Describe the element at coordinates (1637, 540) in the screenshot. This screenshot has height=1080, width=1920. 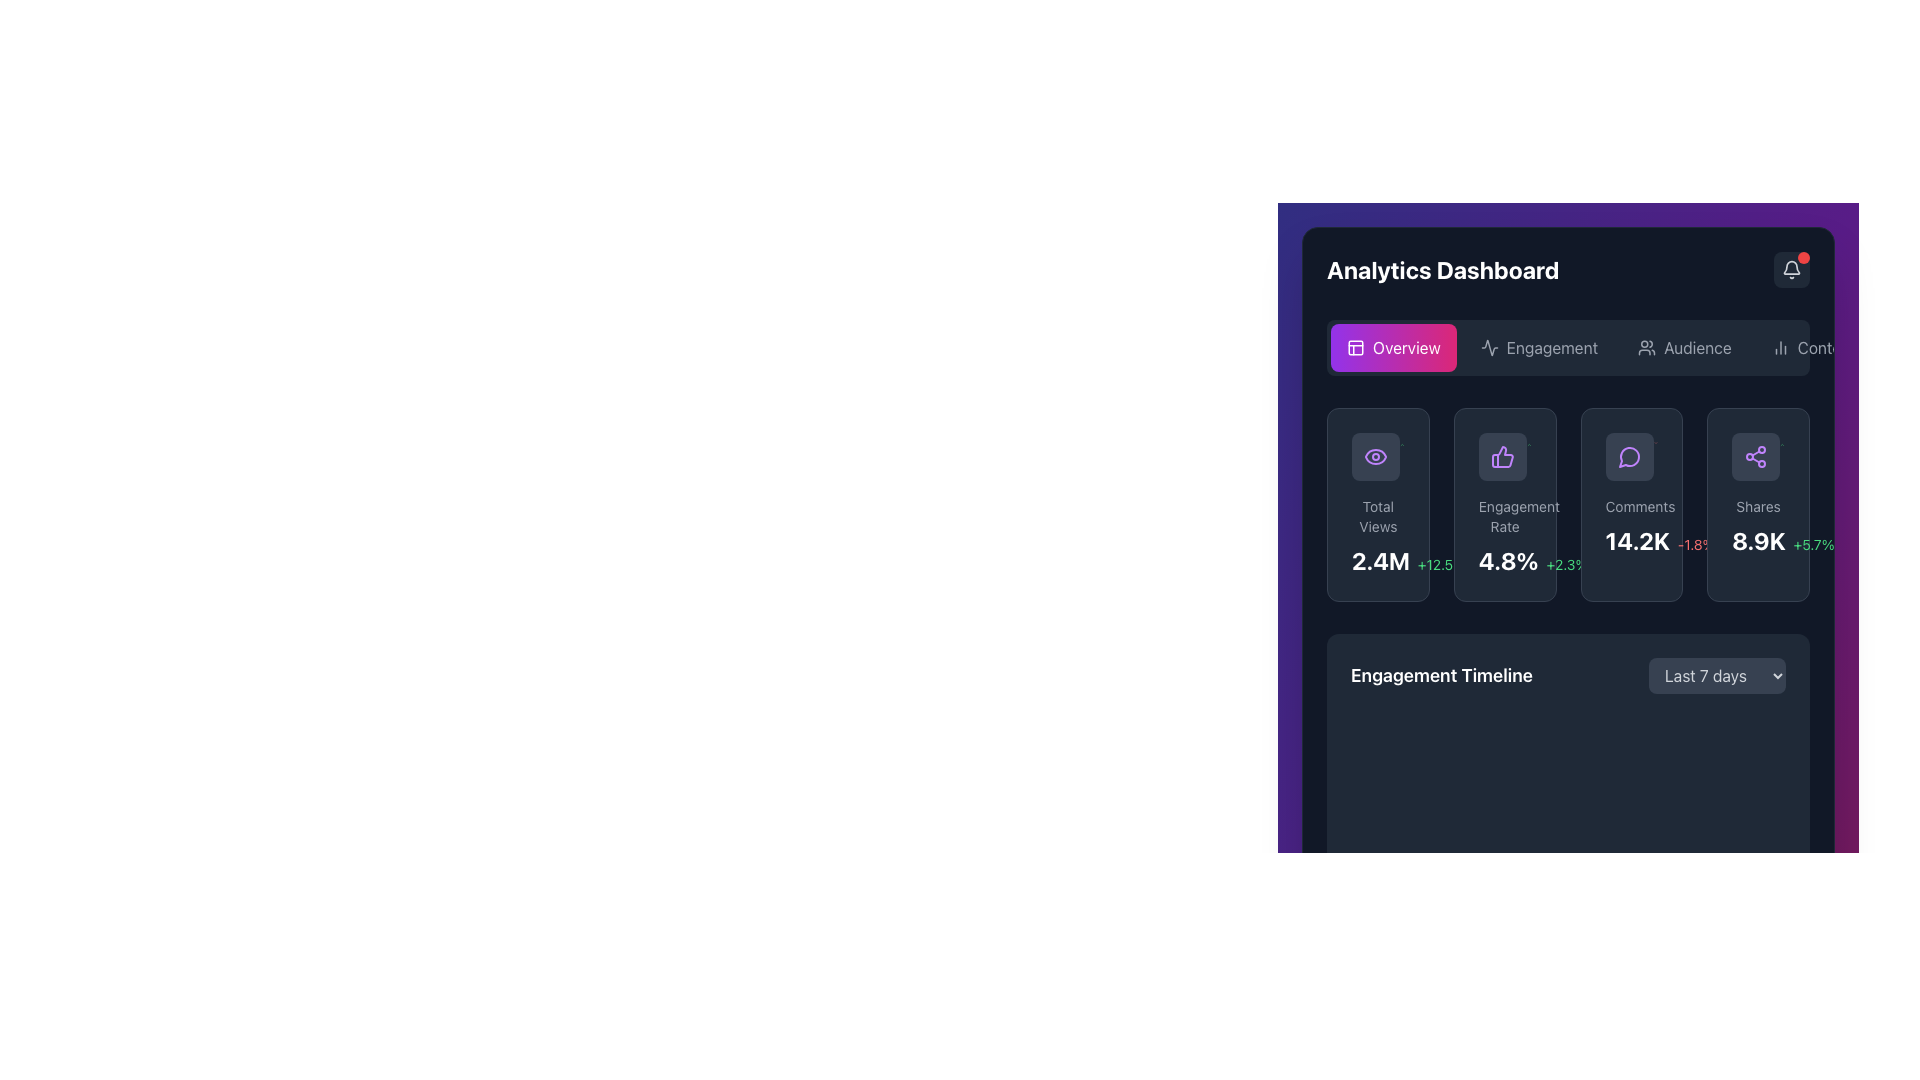
I see `the text label displaying '14.2K' on the 'Comments' card in the Analytics Dashboard` at that location.